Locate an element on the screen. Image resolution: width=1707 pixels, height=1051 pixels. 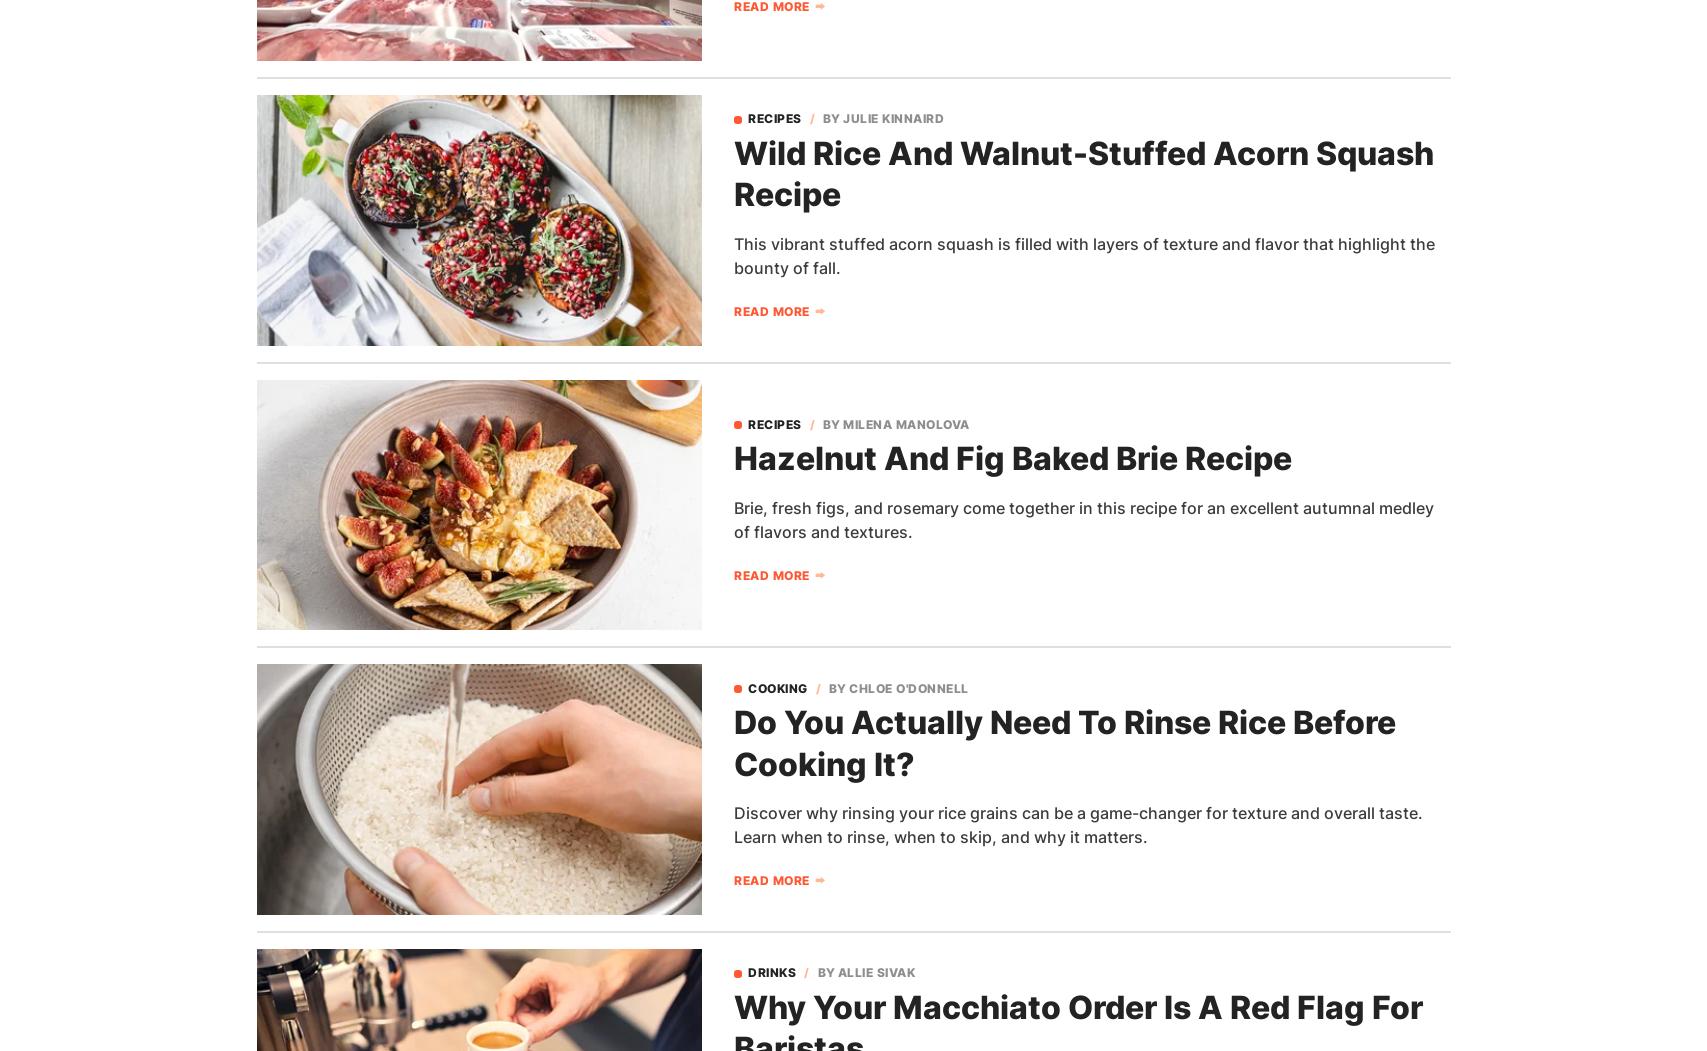
'Milena Manolova' is located at coordinates (905, 423).